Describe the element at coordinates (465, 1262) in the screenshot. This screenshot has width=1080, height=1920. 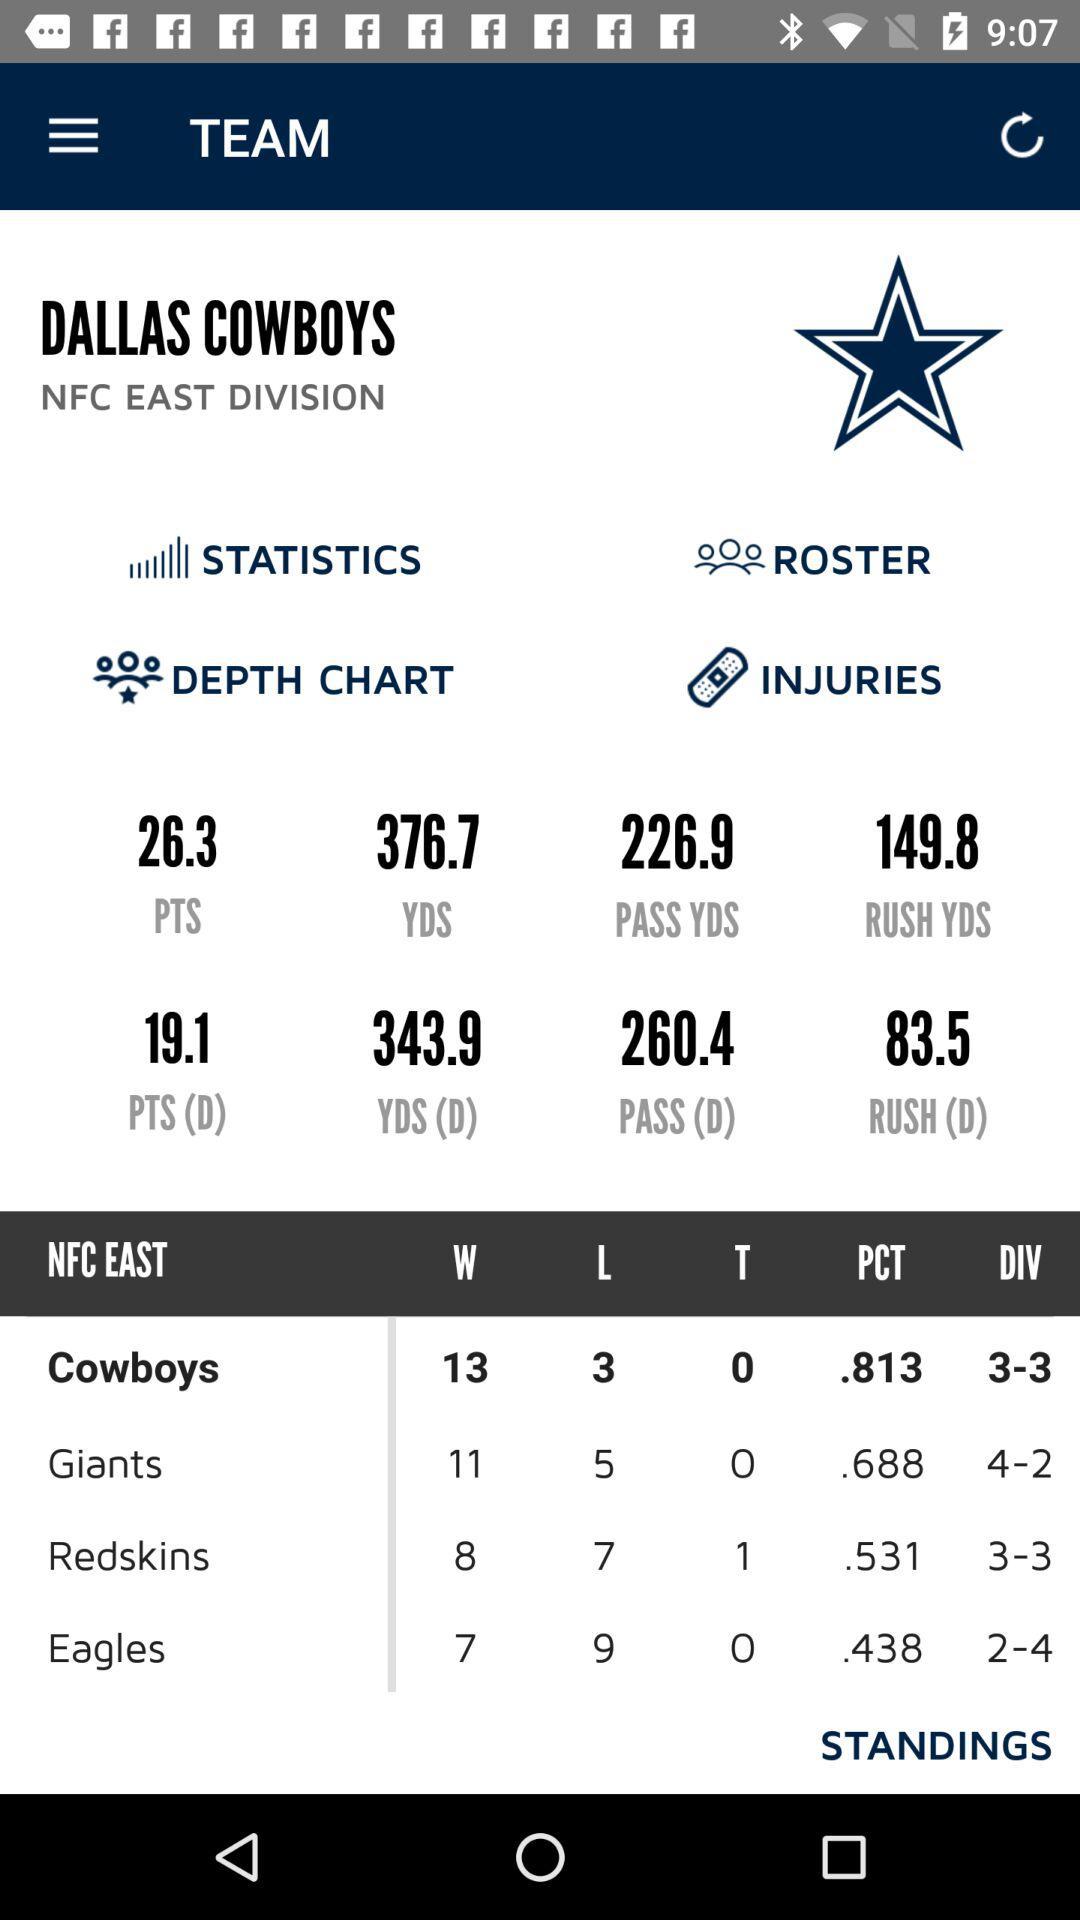
I see `the icon next to l` at that location.